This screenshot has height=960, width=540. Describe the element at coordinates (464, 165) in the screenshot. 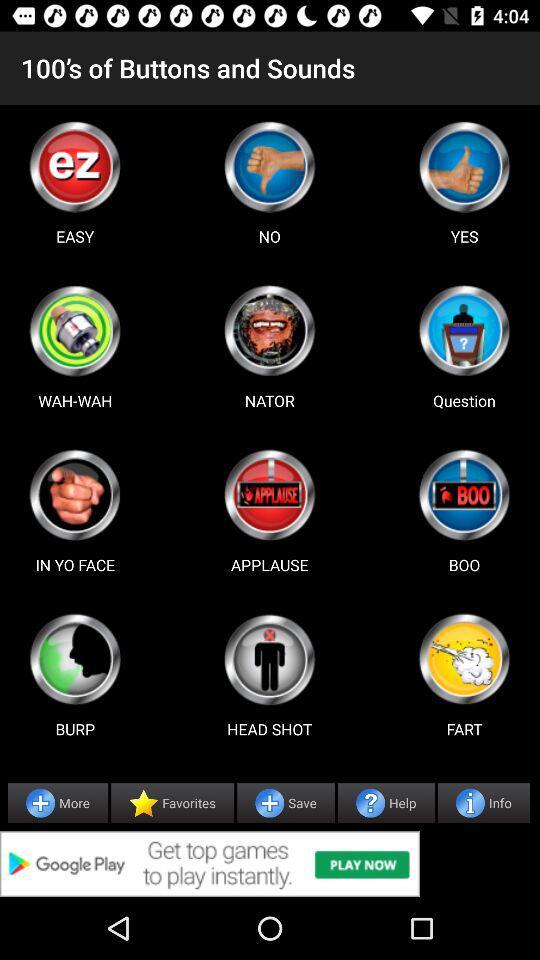

I see `game select option` at that location.